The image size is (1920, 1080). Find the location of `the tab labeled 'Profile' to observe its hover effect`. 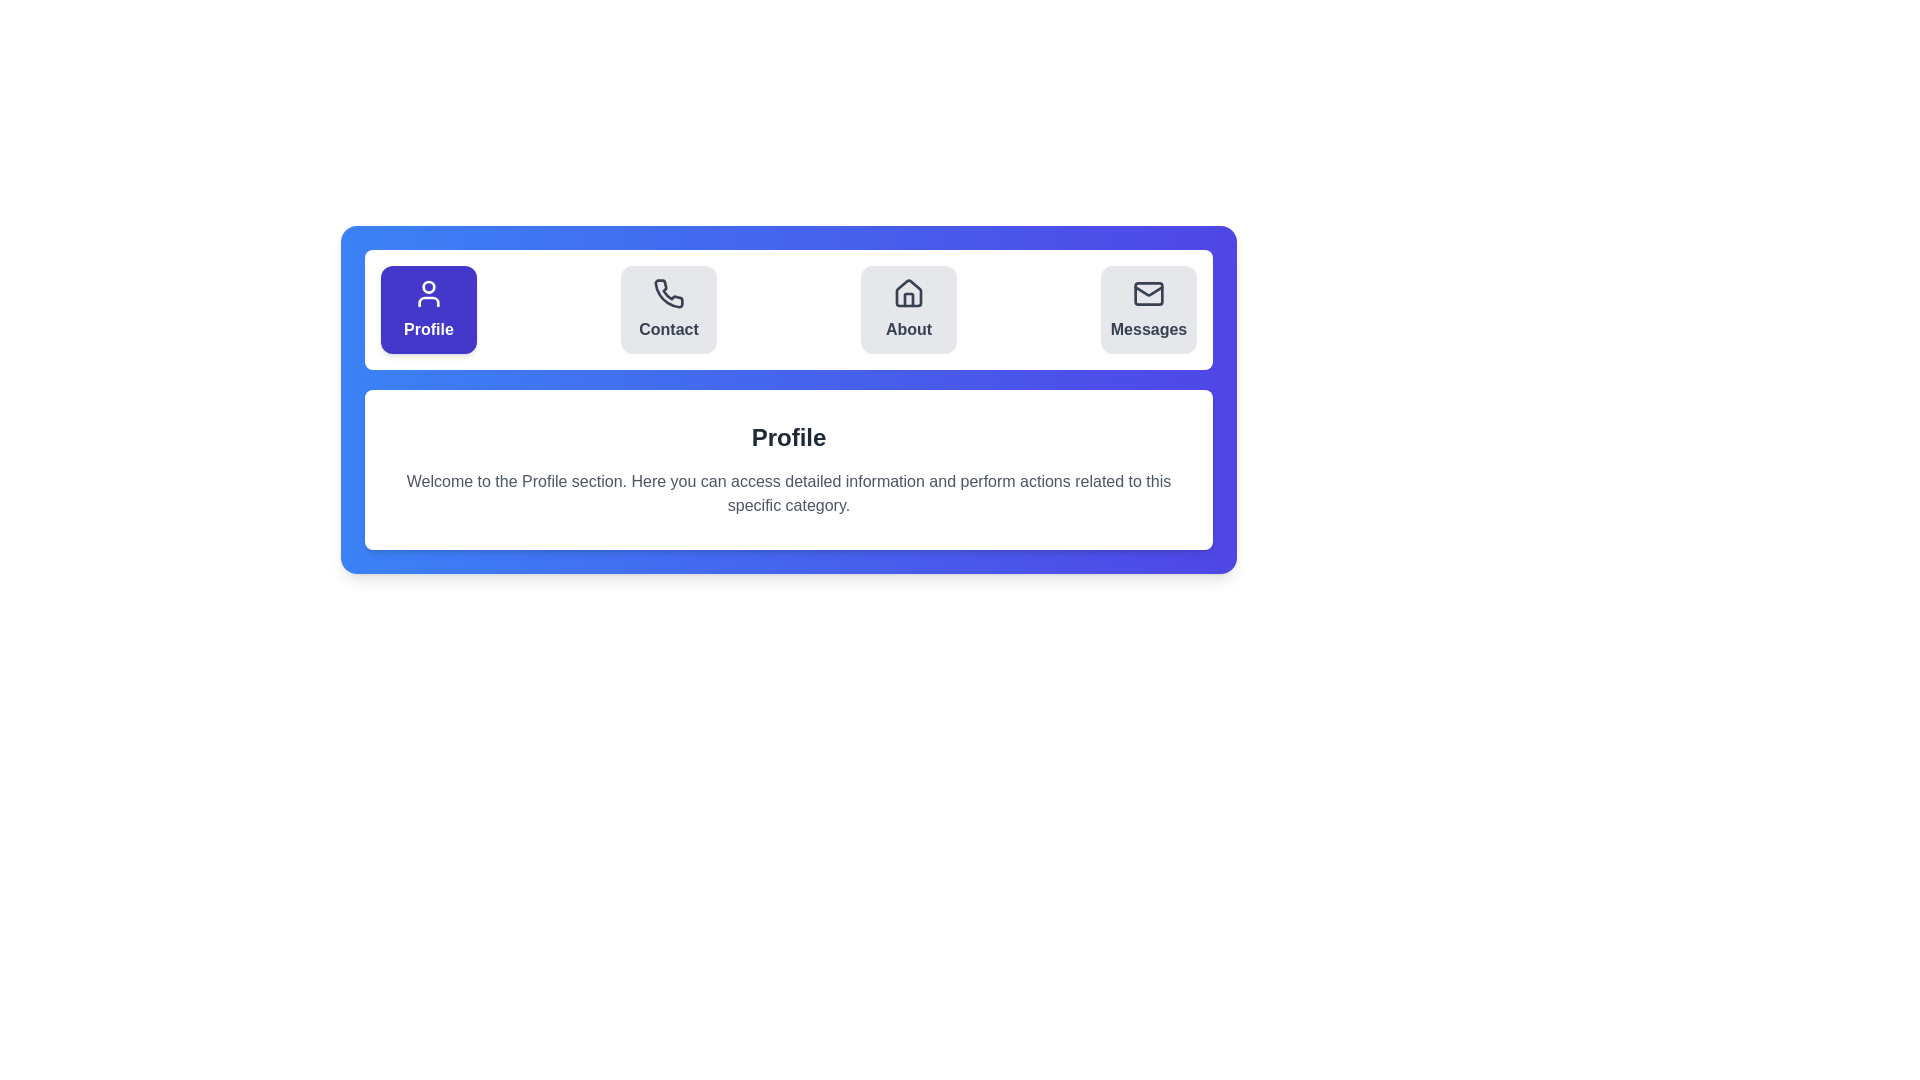

the tab labeled 'Profile' to observe its hover effect is located at coordinates (427, 309).